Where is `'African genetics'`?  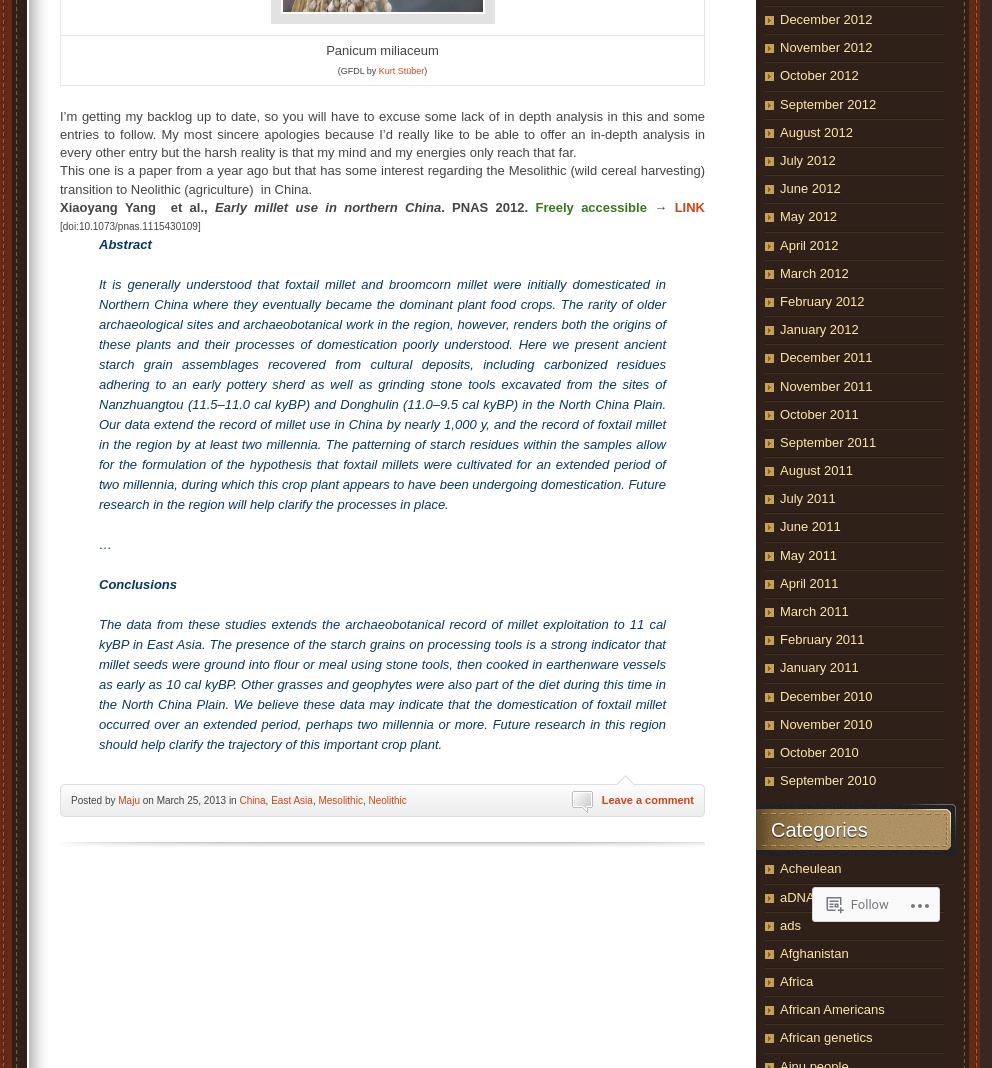 'African genetics' is located at coordinates (779, 1037).